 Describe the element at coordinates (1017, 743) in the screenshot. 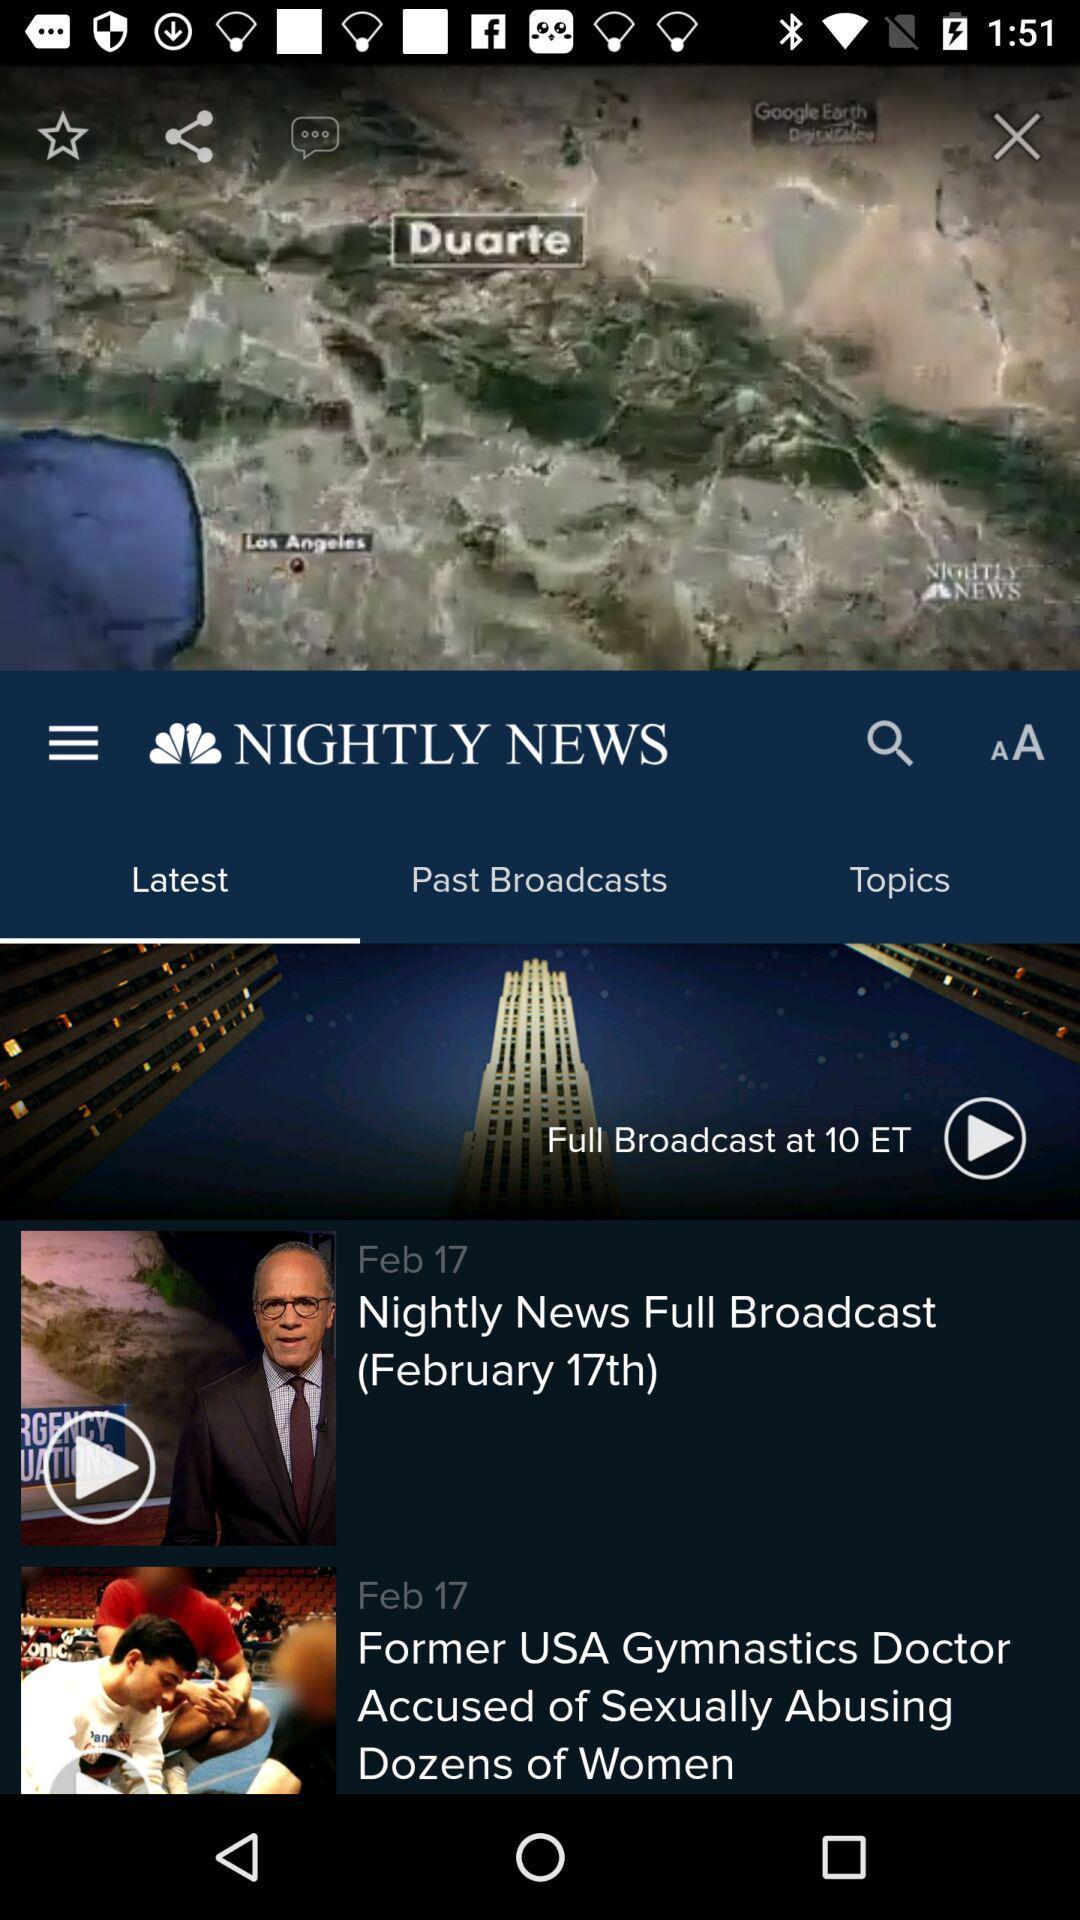

I see `item above topics` at that location.